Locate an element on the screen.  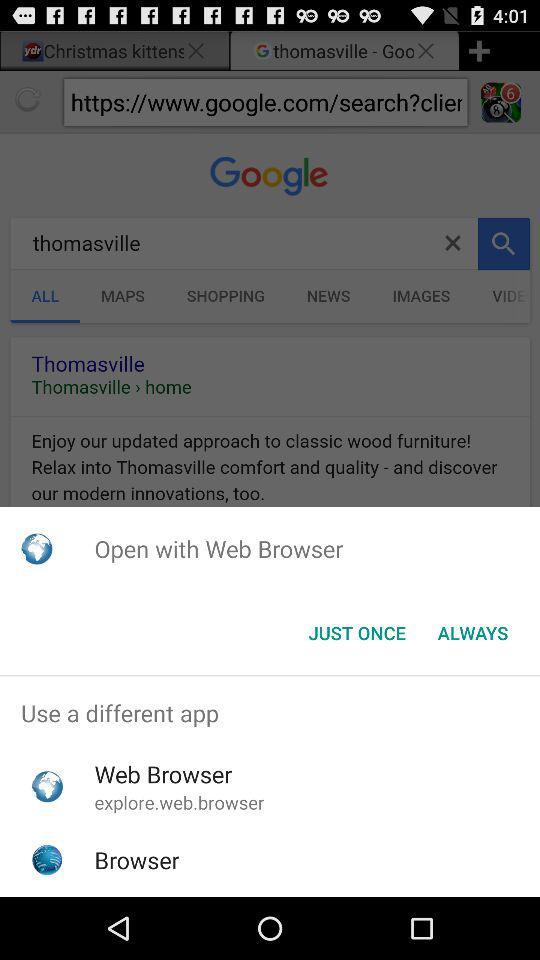
the item above the web browser is located at coordinates (270, 713).